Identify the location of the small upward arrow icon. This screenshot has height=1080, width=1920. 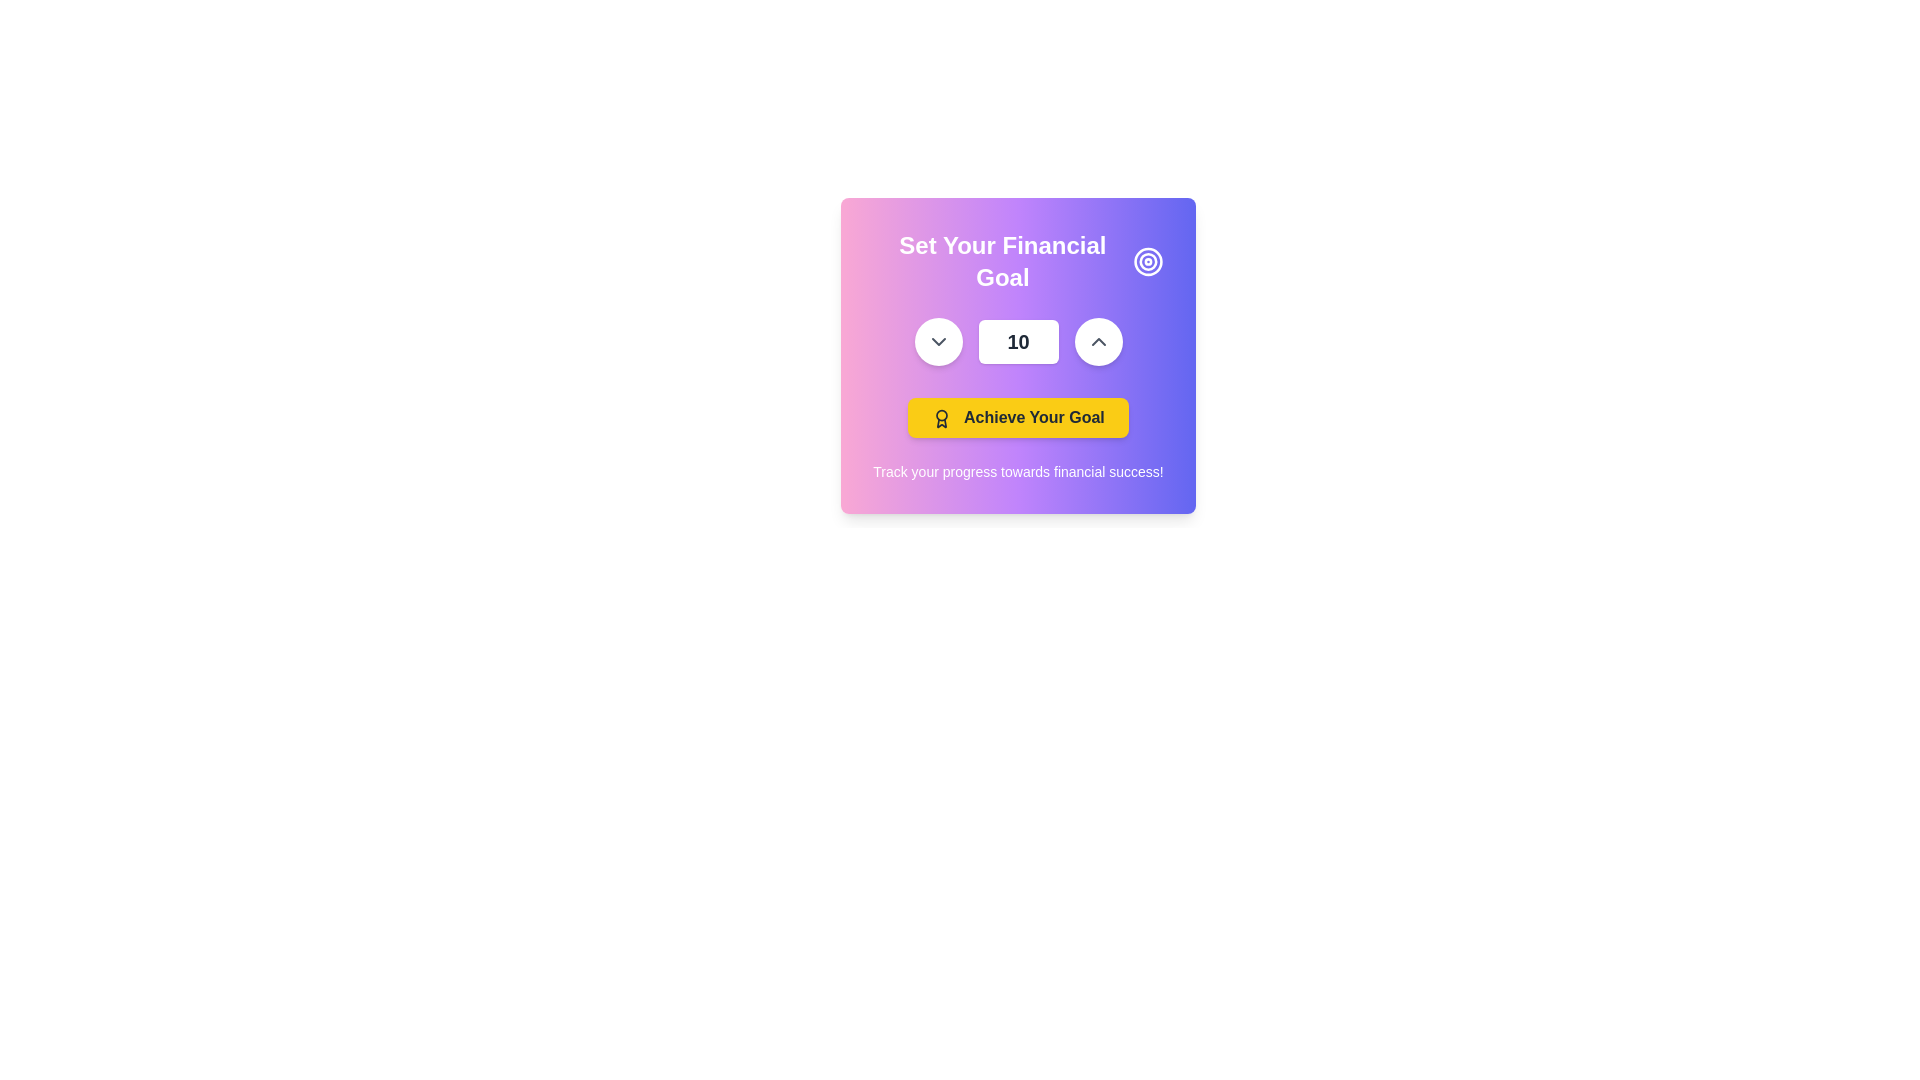
(1097, 341).